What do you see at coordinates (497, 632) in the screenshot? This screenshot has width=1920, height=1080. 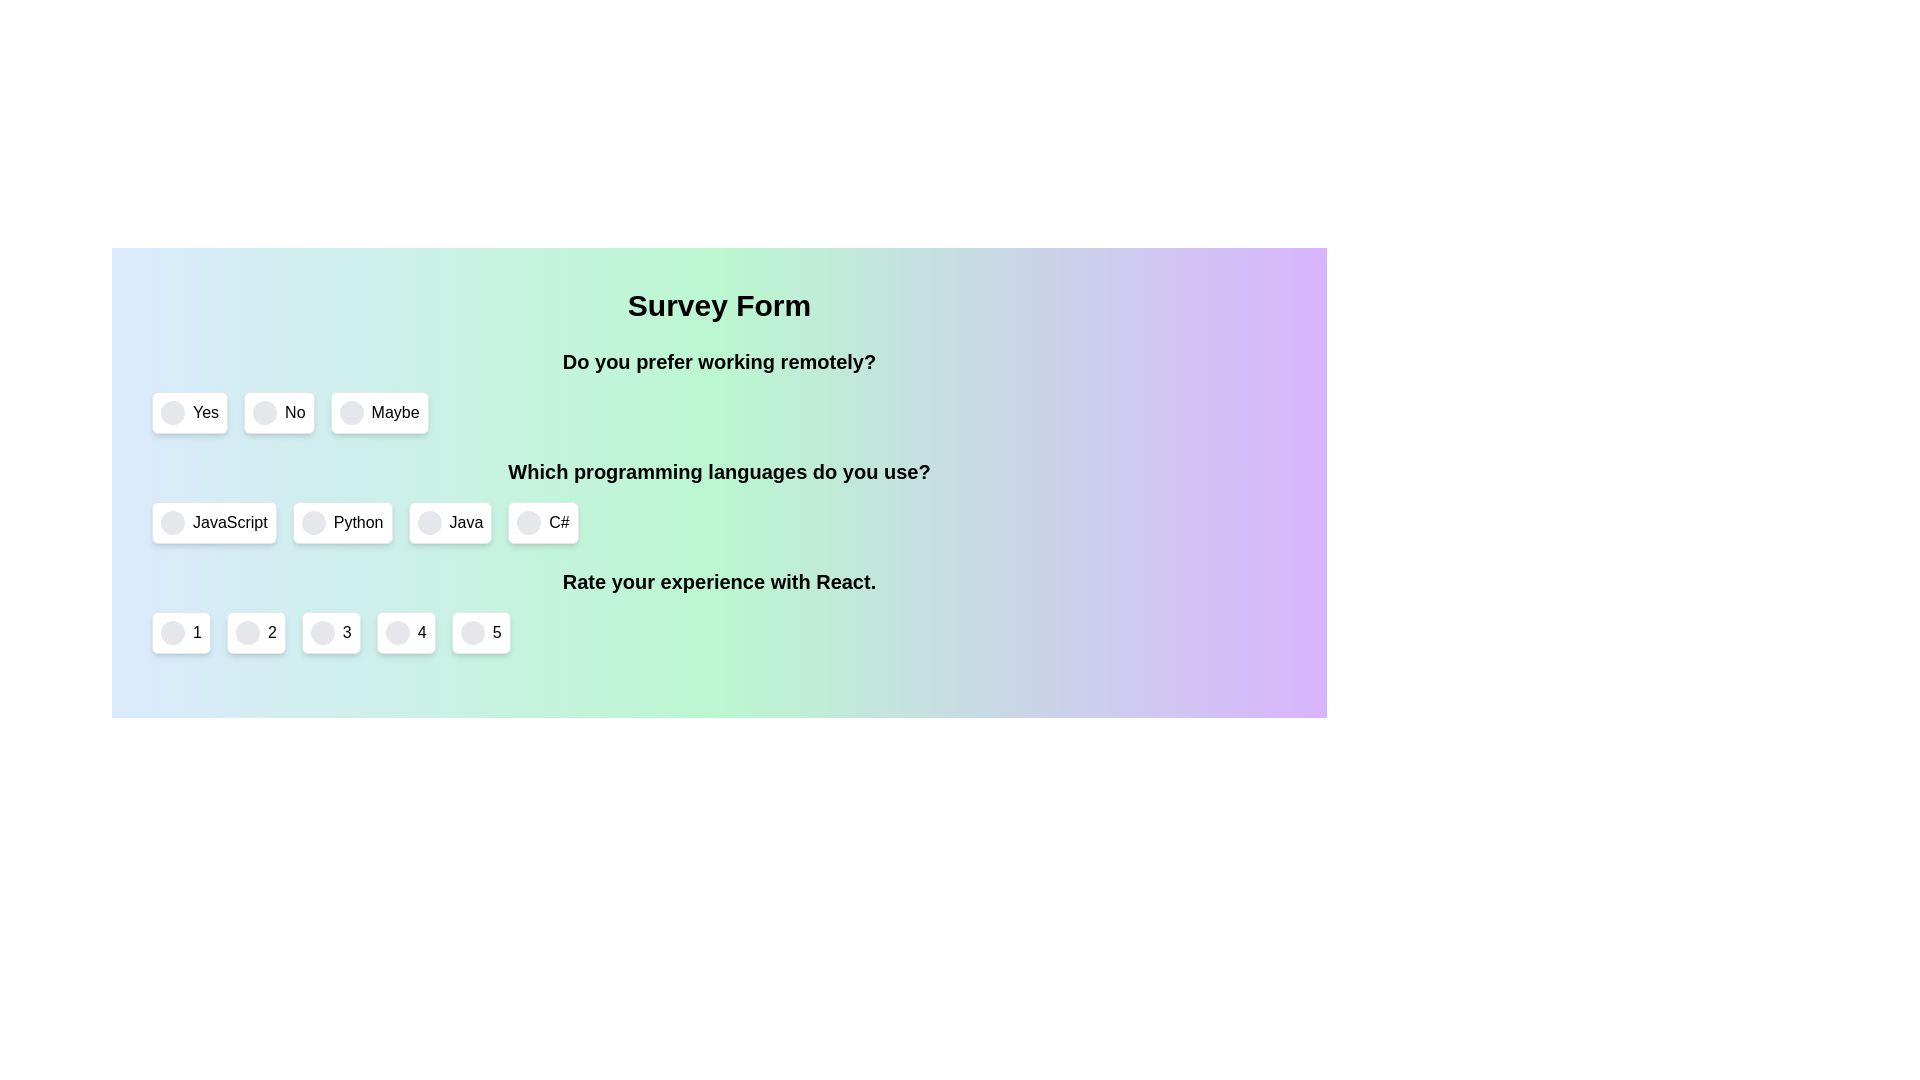 I see `the text label displaying the rating value '5' located at the far right of a horizontal row of buttons labeled from 1 to 5` at bounding box center [497, 632].